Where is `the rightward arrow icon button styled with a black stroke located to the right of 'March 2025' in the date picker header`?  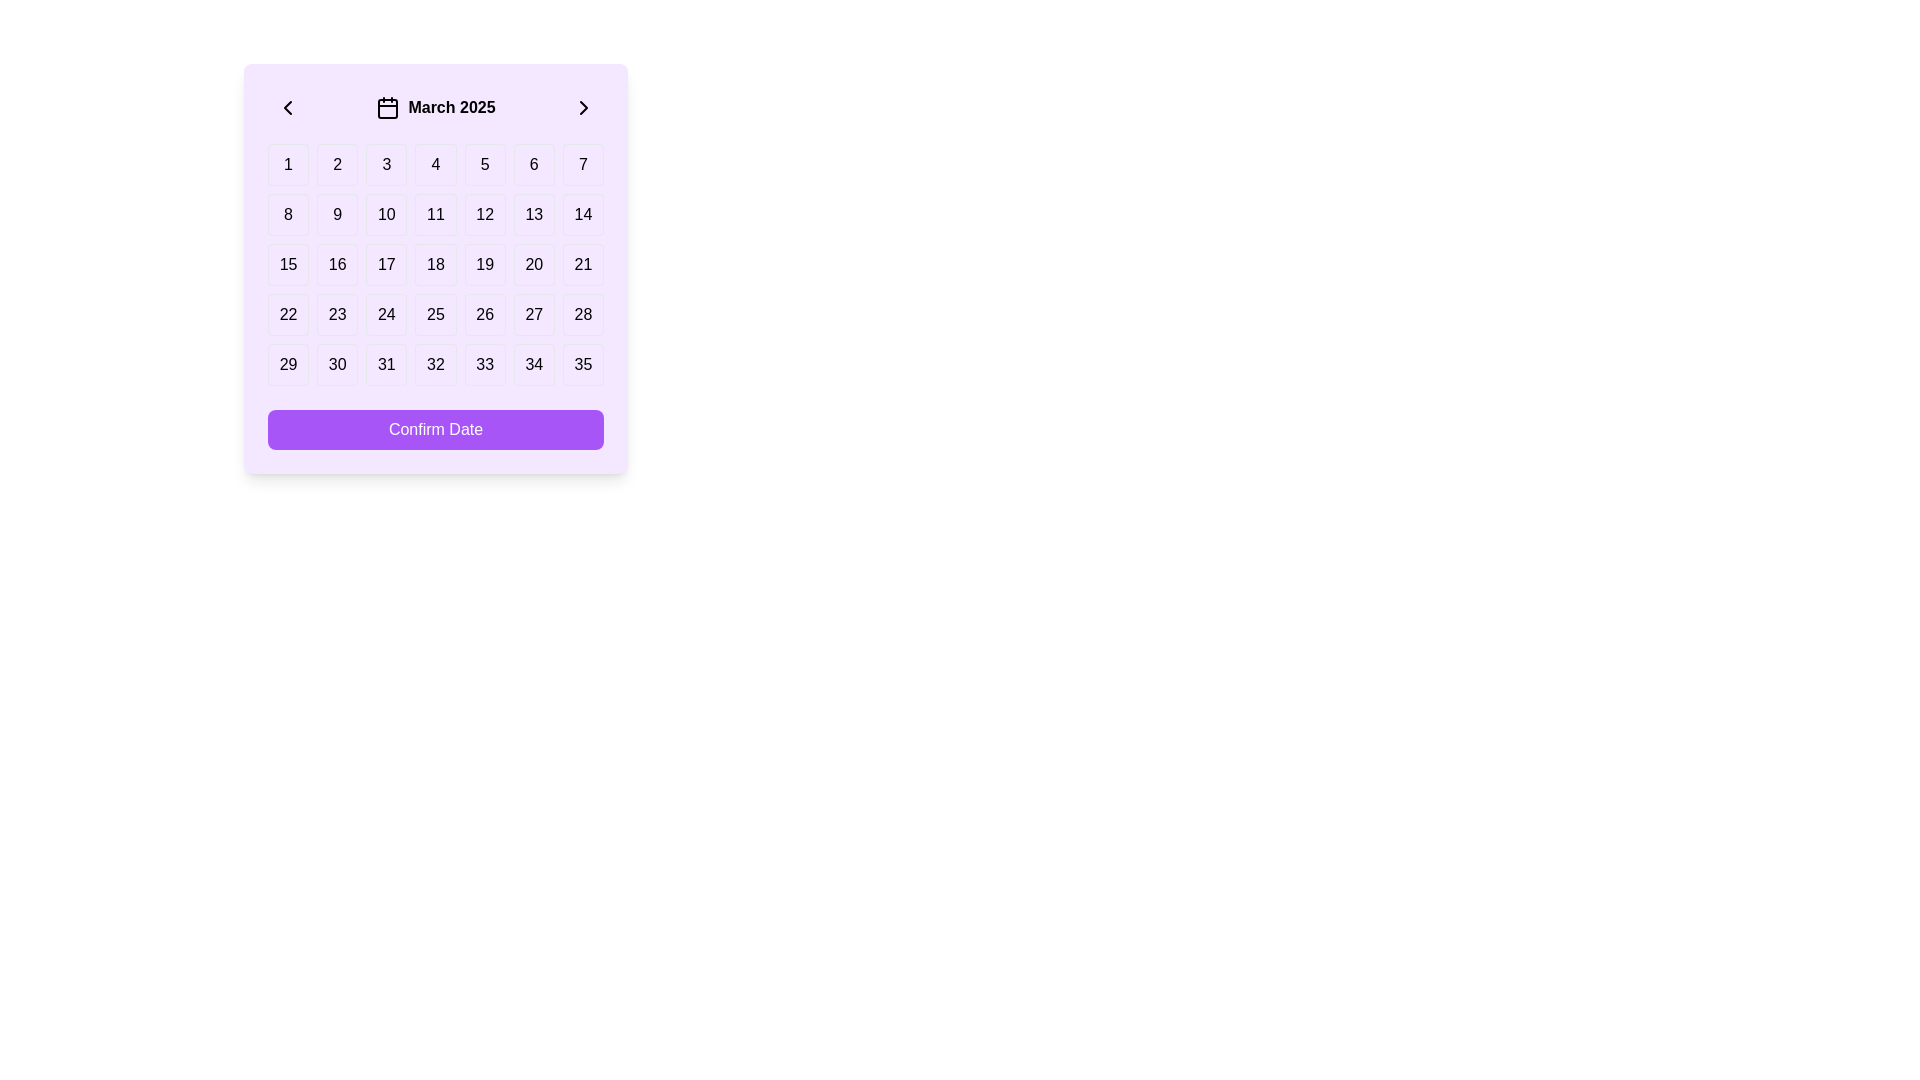 the rightward arrow icon button styled with a black stroke located to the right of 'March 2025' in the date picker header is located at coordinates (583, 108).